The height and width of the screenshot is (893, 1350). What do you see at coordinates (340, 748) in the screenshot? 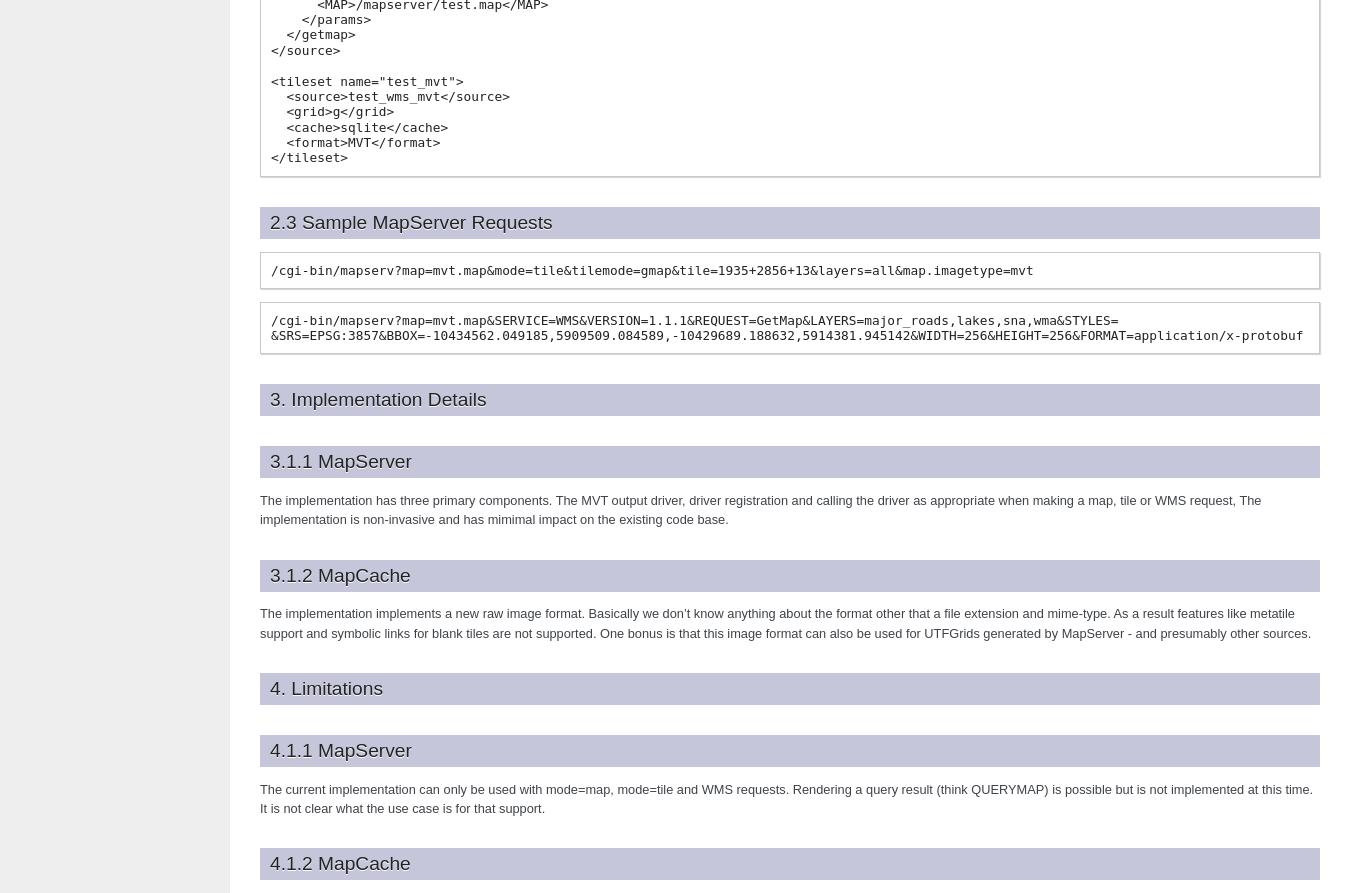
I see `'4.1.1 MapServer'` at bounding box center [340, 748].